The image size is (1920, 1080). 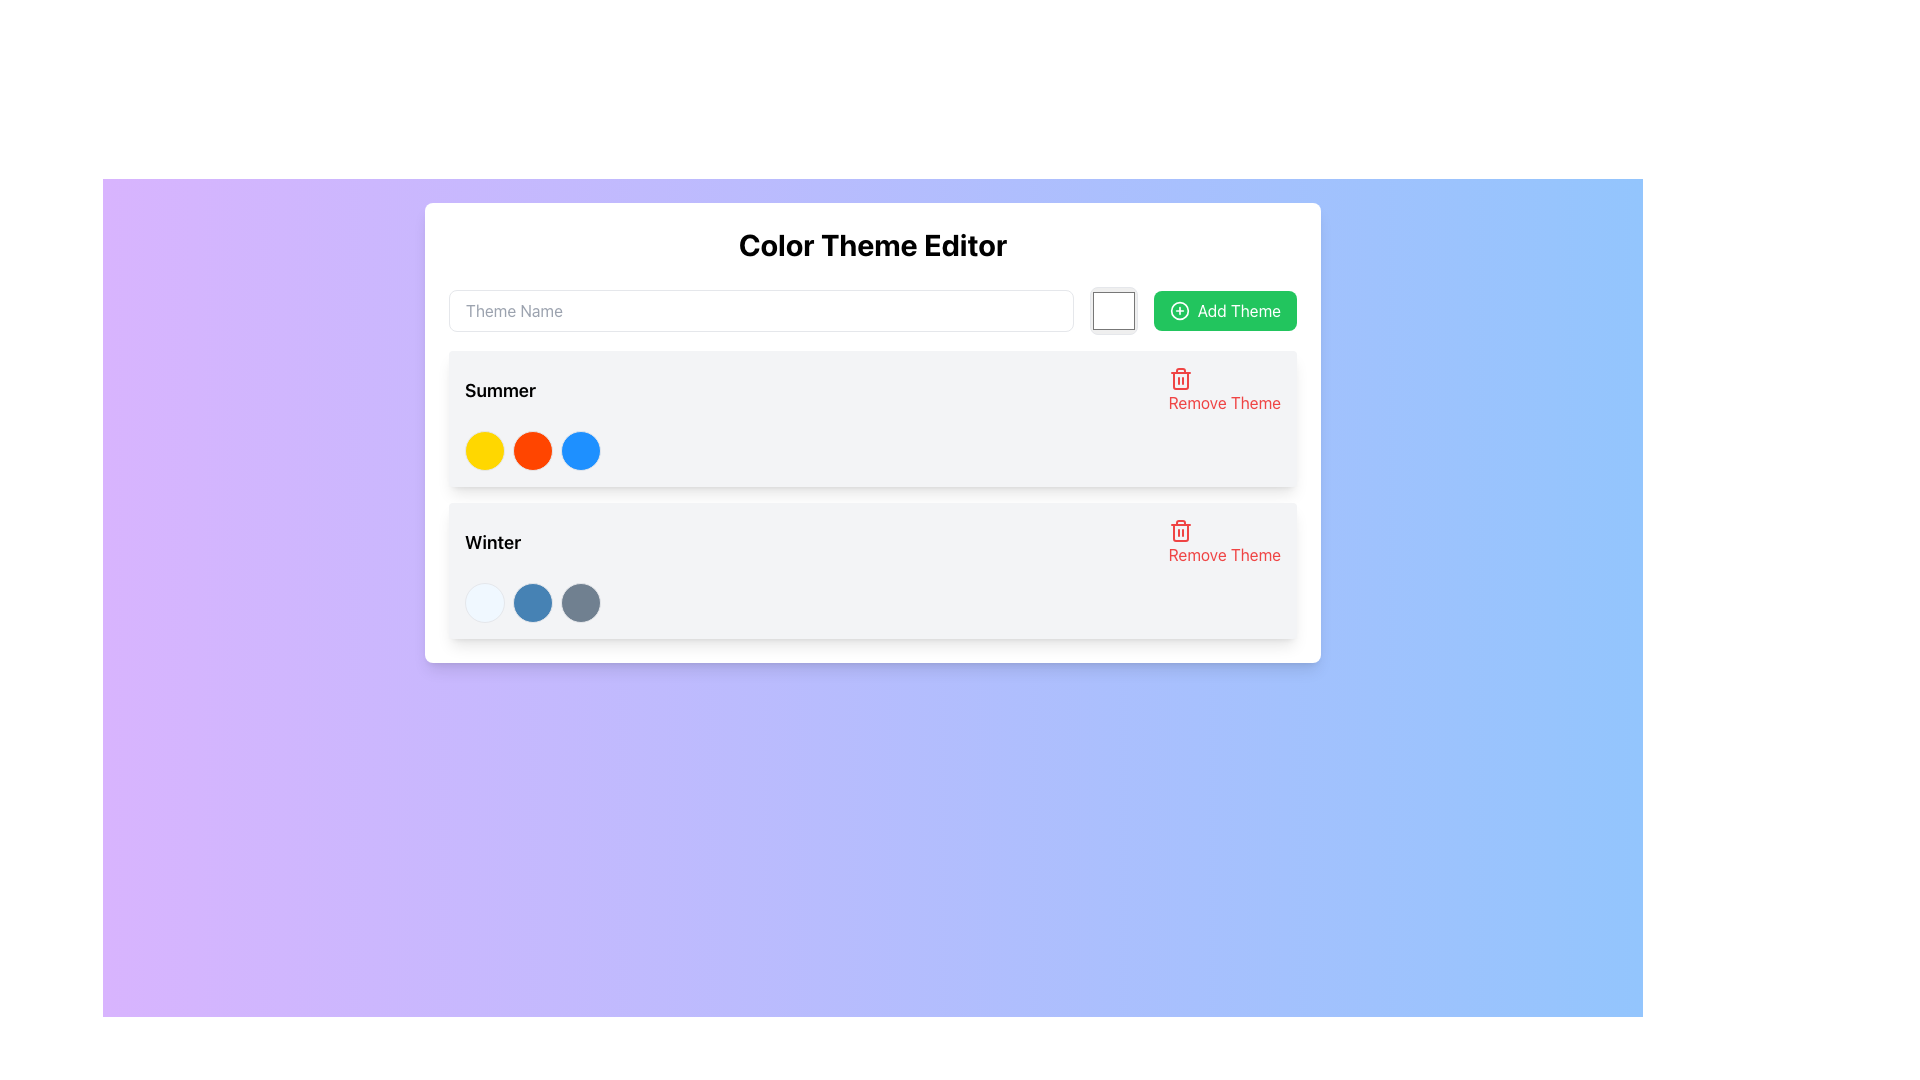 I want to click on the second circular element filled with bright red color in the 'Summer' section, which is positioned above the 'Winter' section, so click(x=532, y=451).